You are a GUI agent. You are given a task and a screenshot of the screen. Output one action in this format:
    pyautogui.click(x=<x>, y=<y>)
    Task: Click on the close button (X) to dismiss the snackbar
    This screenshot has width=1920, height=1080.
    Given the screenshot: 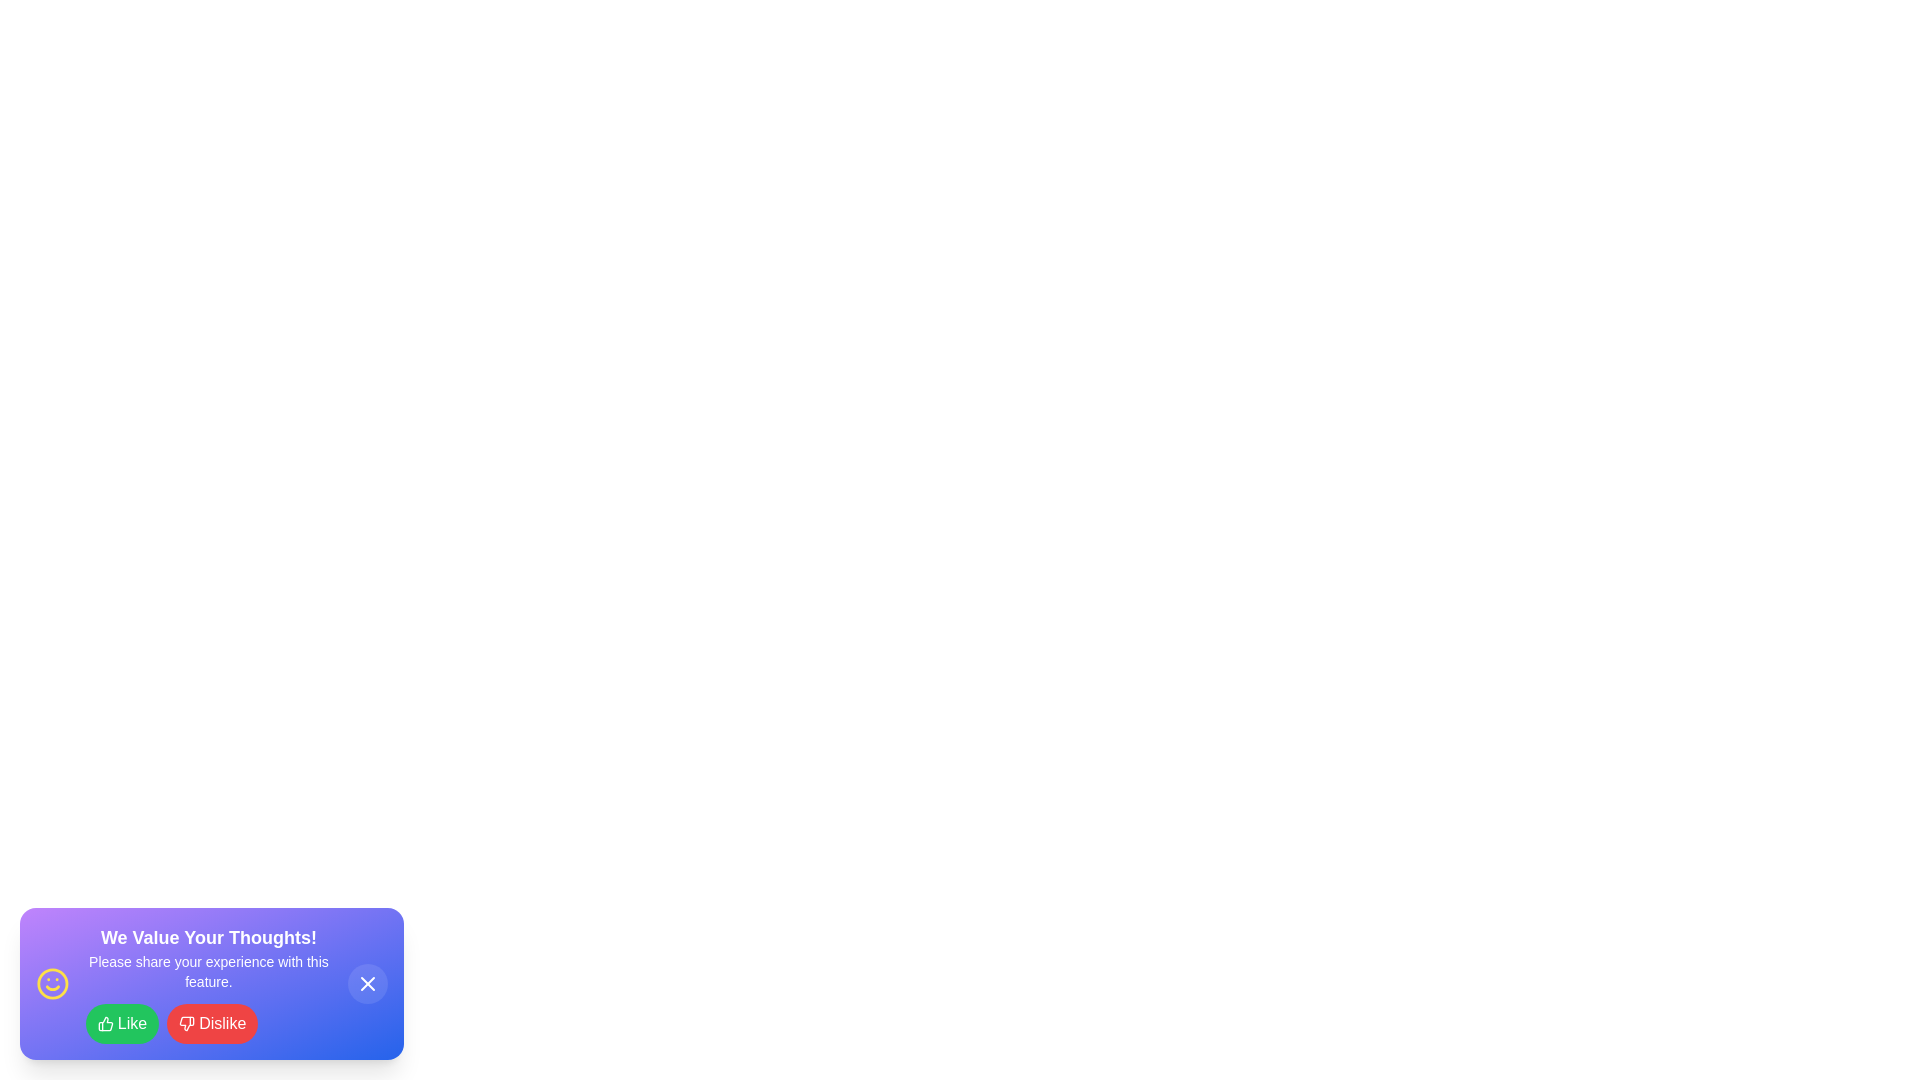 What is the action you would take?
    pyautogui.click(x=368, y=982)
    